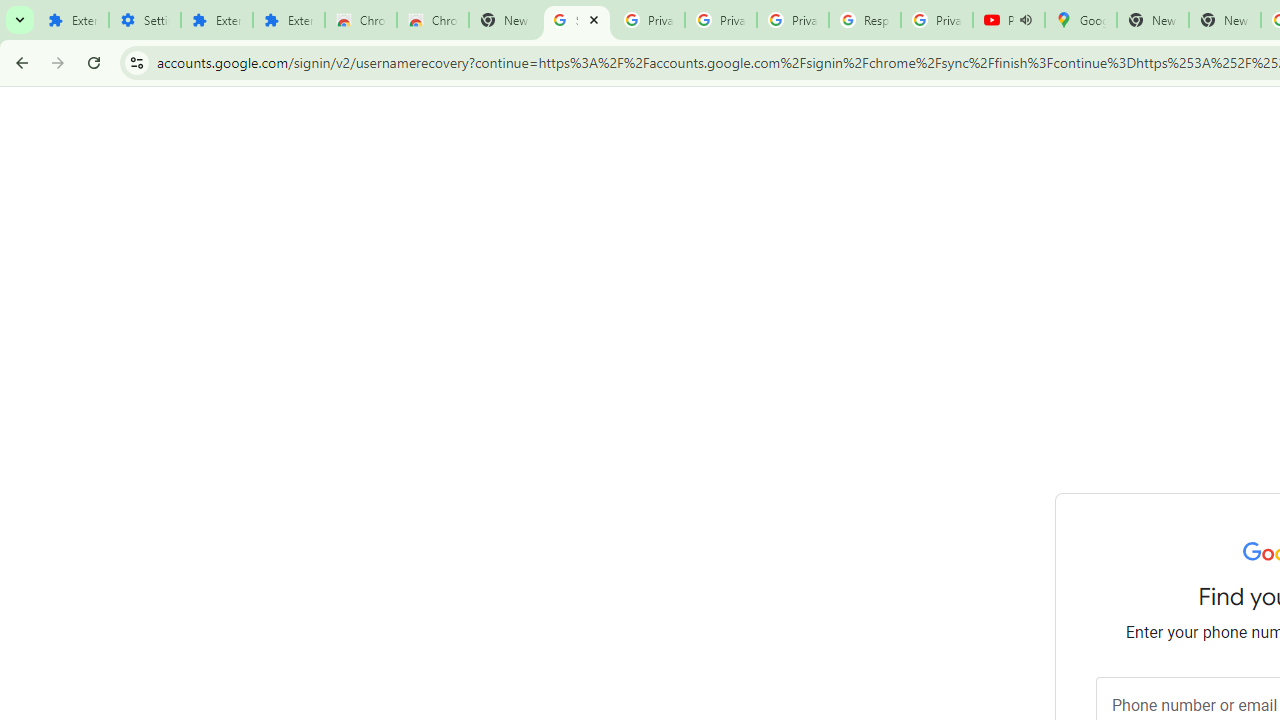  Describe the element at coordinates (576, 20) in the screenshot. I see `'Sign in - Google Accounts'` at that location.